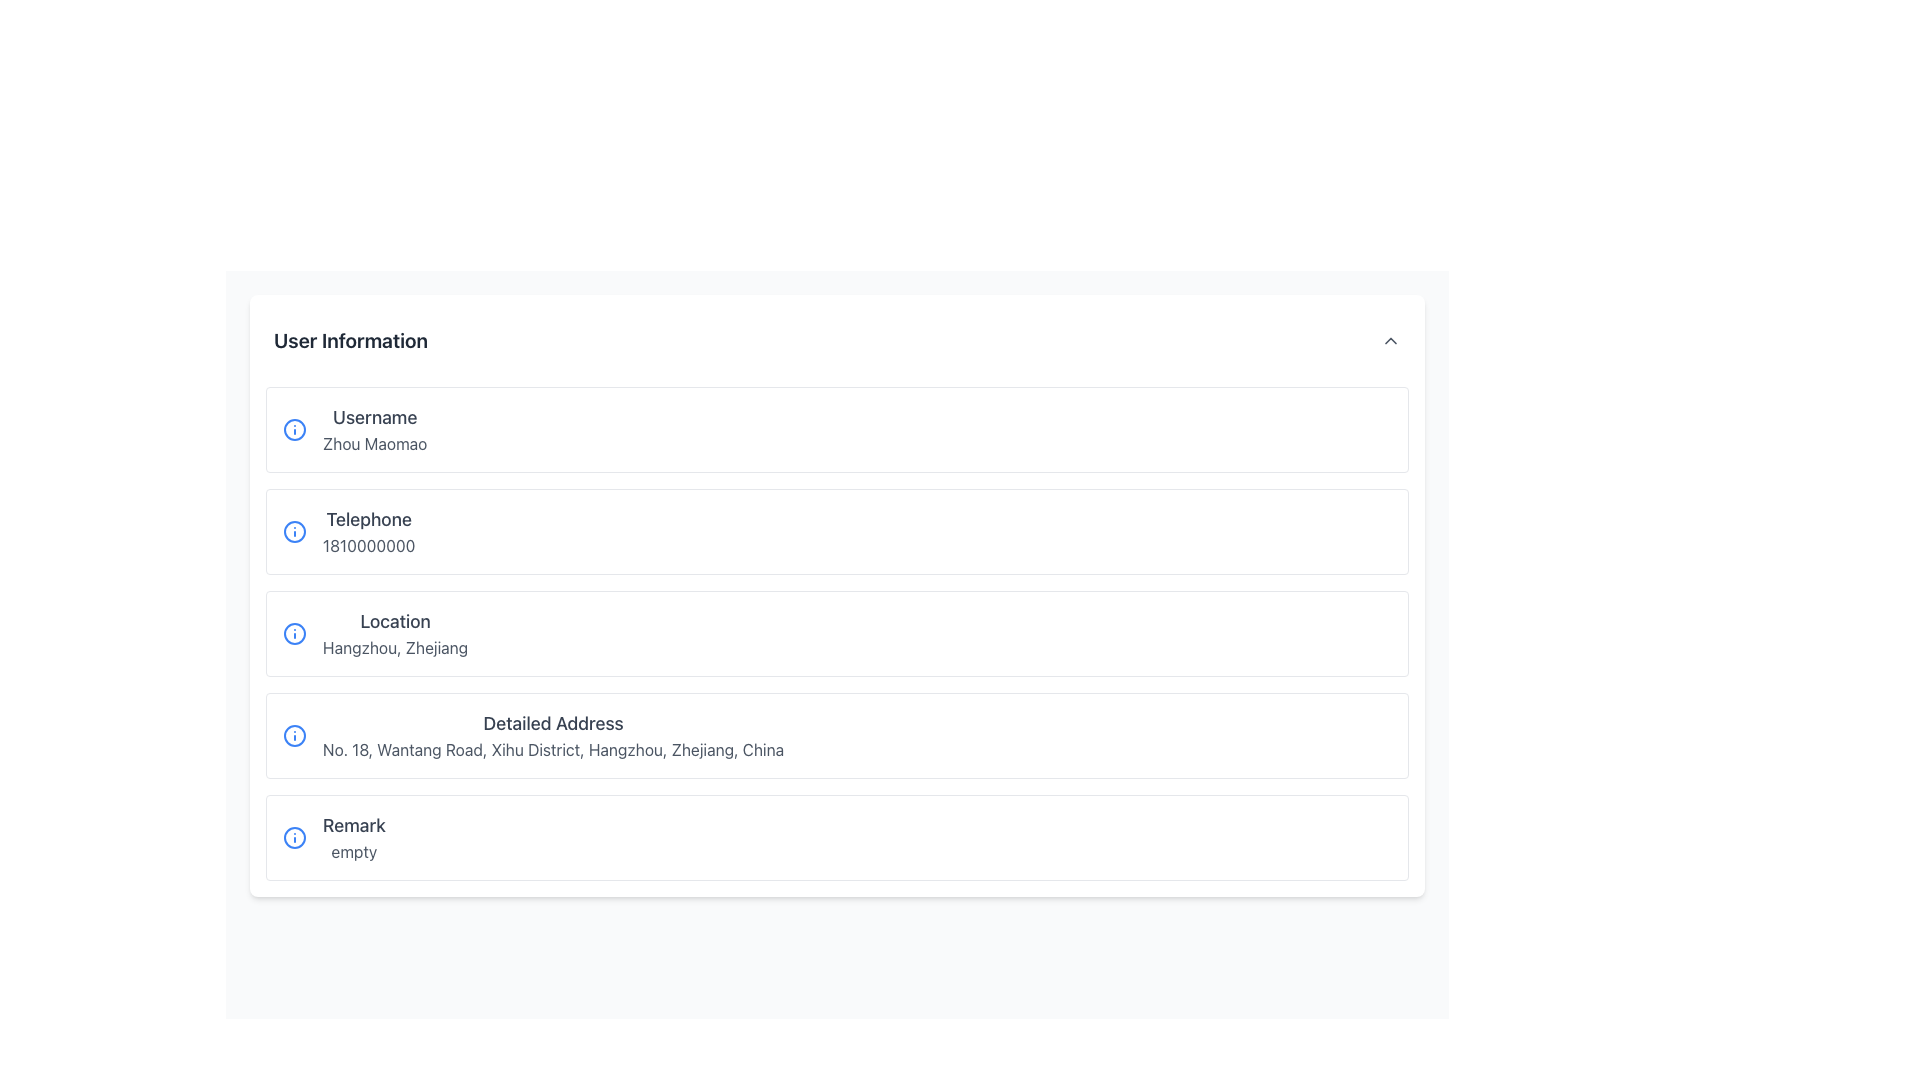 This screenshot has width=1920, height=1080. I want to click on the Text Display element that shows the user's city and region, which is positioned third in the 'User Information' section, so click(395, 633).